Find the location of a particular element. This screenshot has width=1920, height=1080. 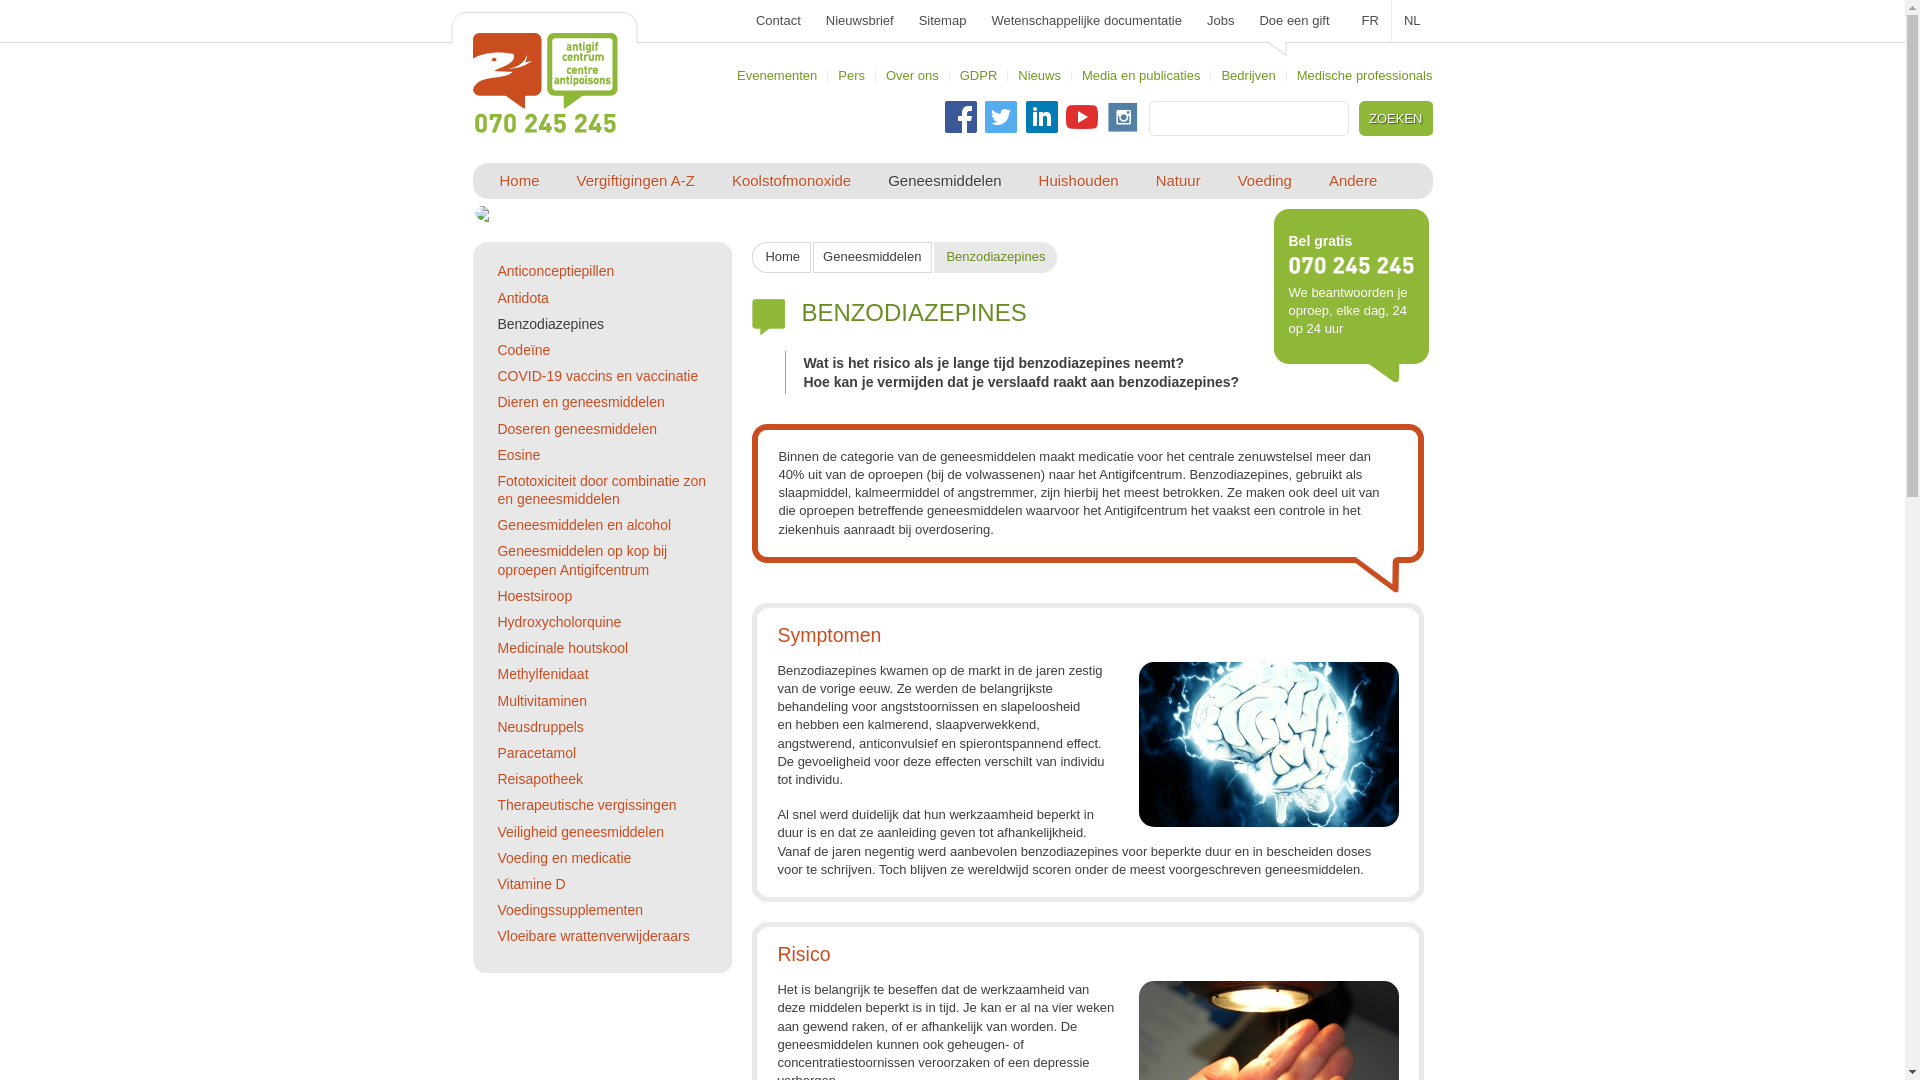

'Reisapotheek' is located at coordinates (539, 778).